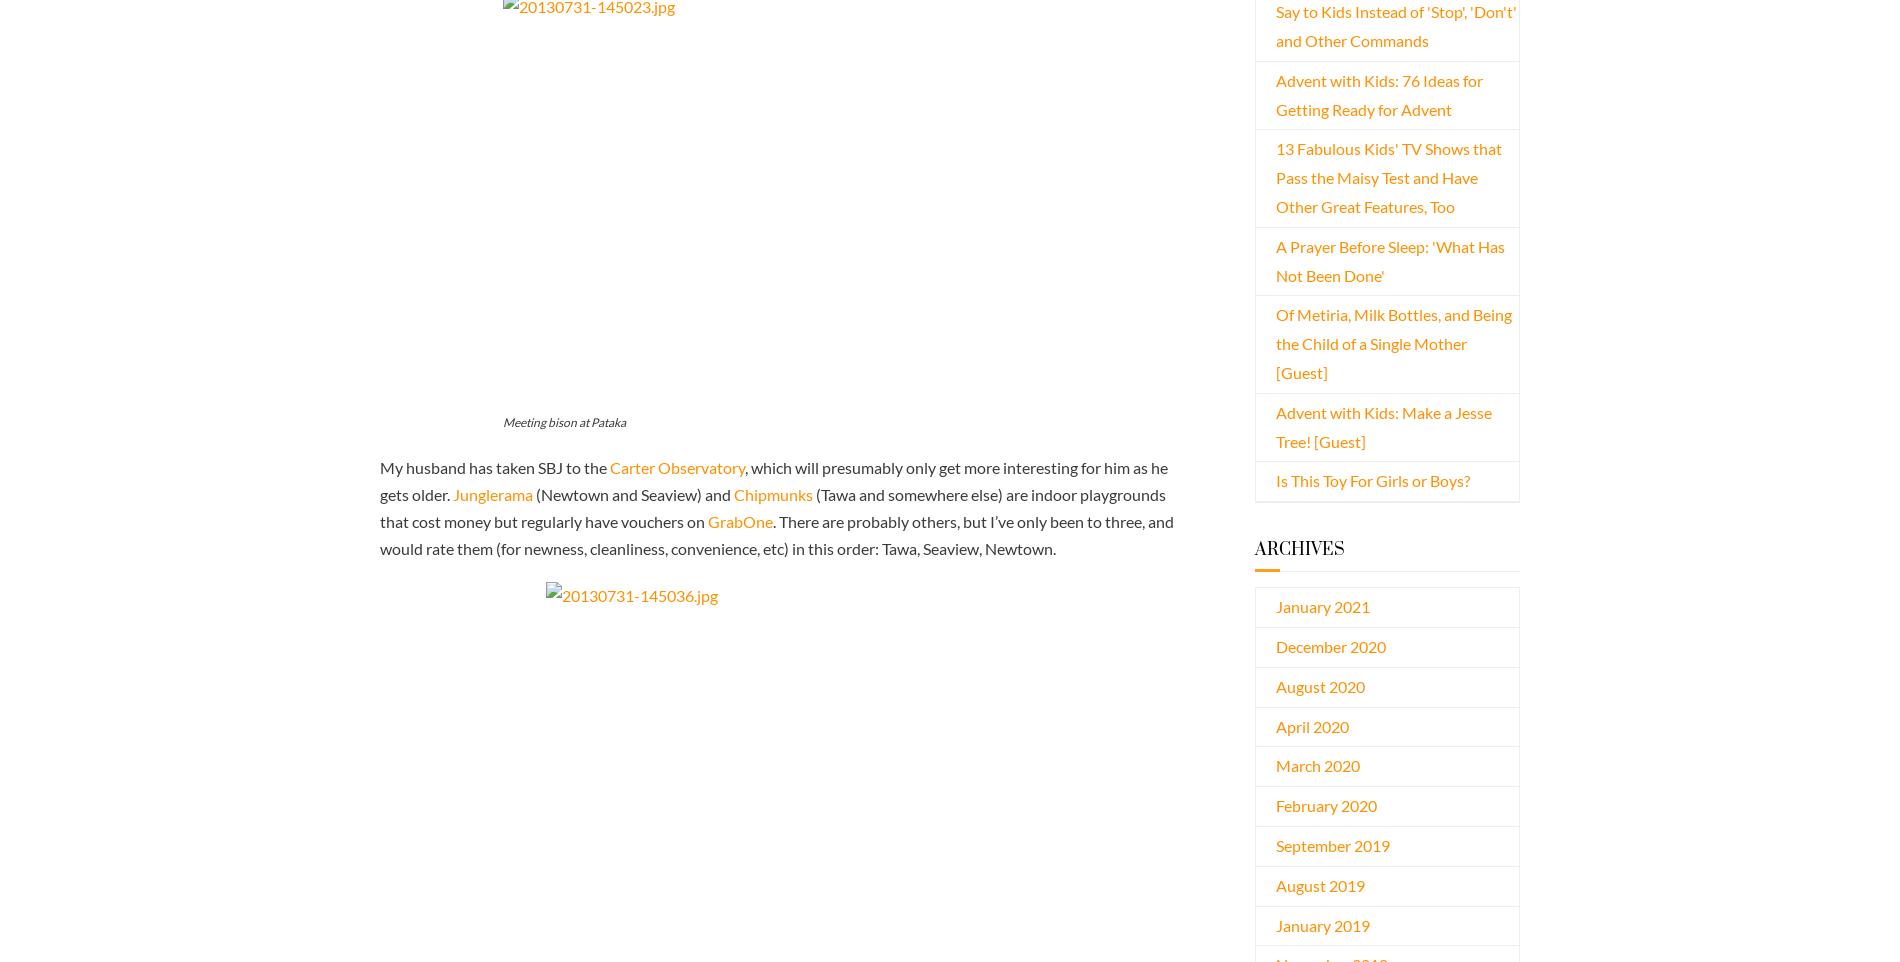  What do you see at coordinates (494, 466) in the screenshot?
I see `'My husband has taken SBJ to the'` at bounding box center [494, 466].